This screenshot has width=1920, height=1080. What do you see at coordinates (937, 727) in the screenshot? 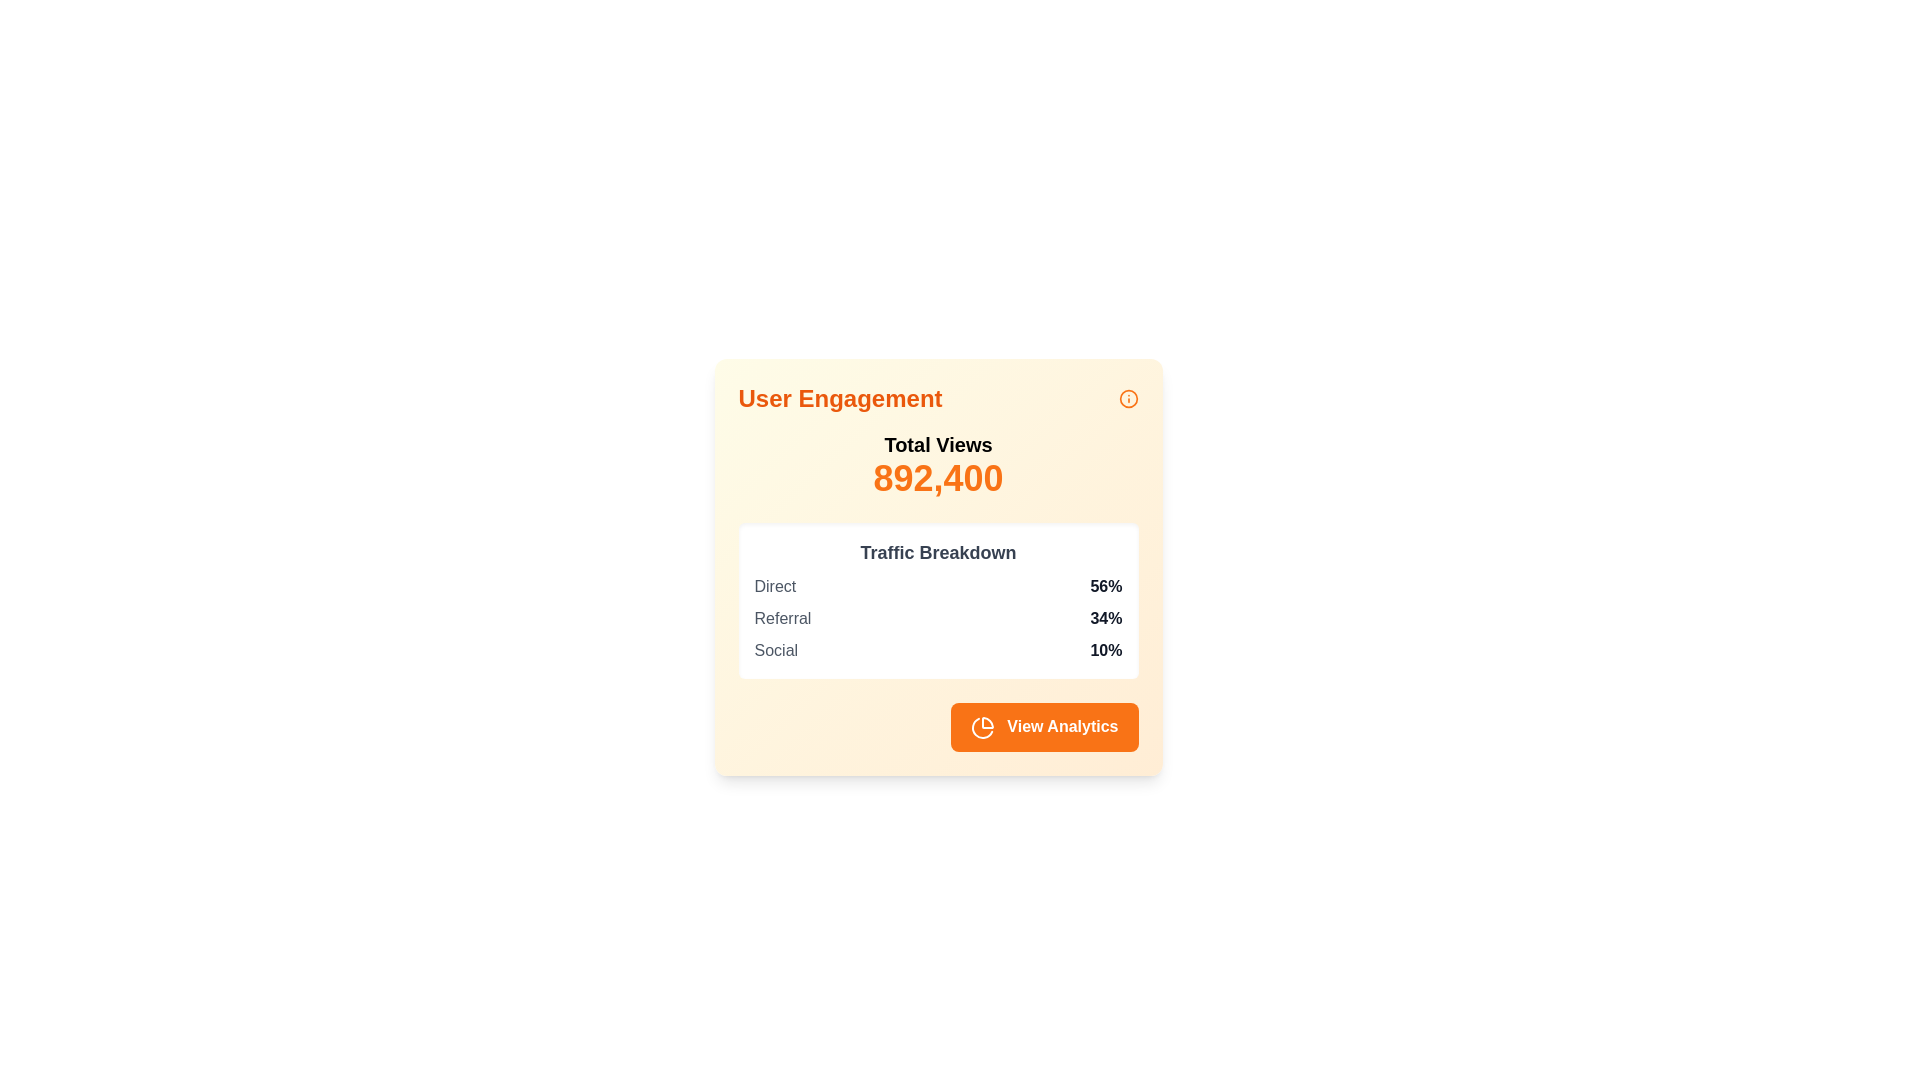
I see `the button located at the bottom right corner of the user's engagement card layout` at bounding box center [937, 727].